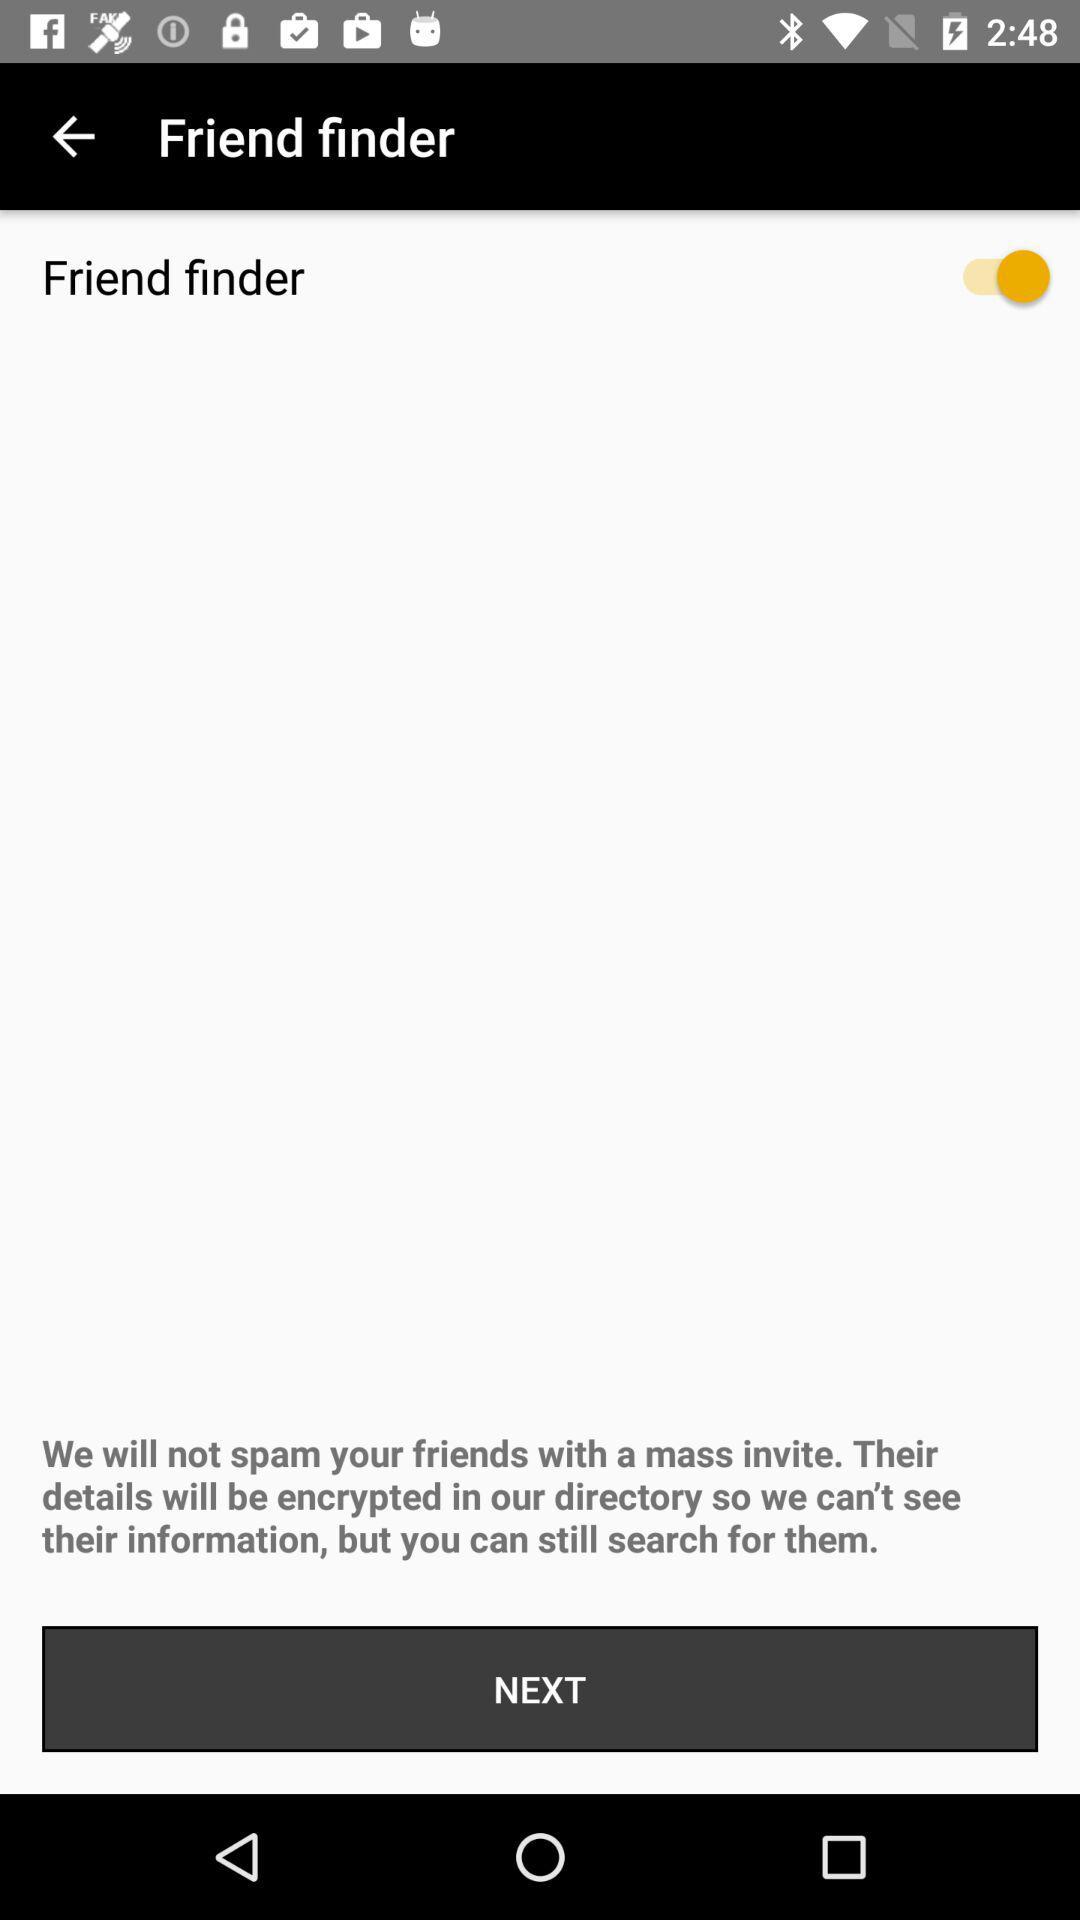 This screenshot has height=1920, width=1080. What do you see at coordinates (985, 285) in the screenshot?
I see `item to the right of the friend finder item` at bounding box center [985, 285].